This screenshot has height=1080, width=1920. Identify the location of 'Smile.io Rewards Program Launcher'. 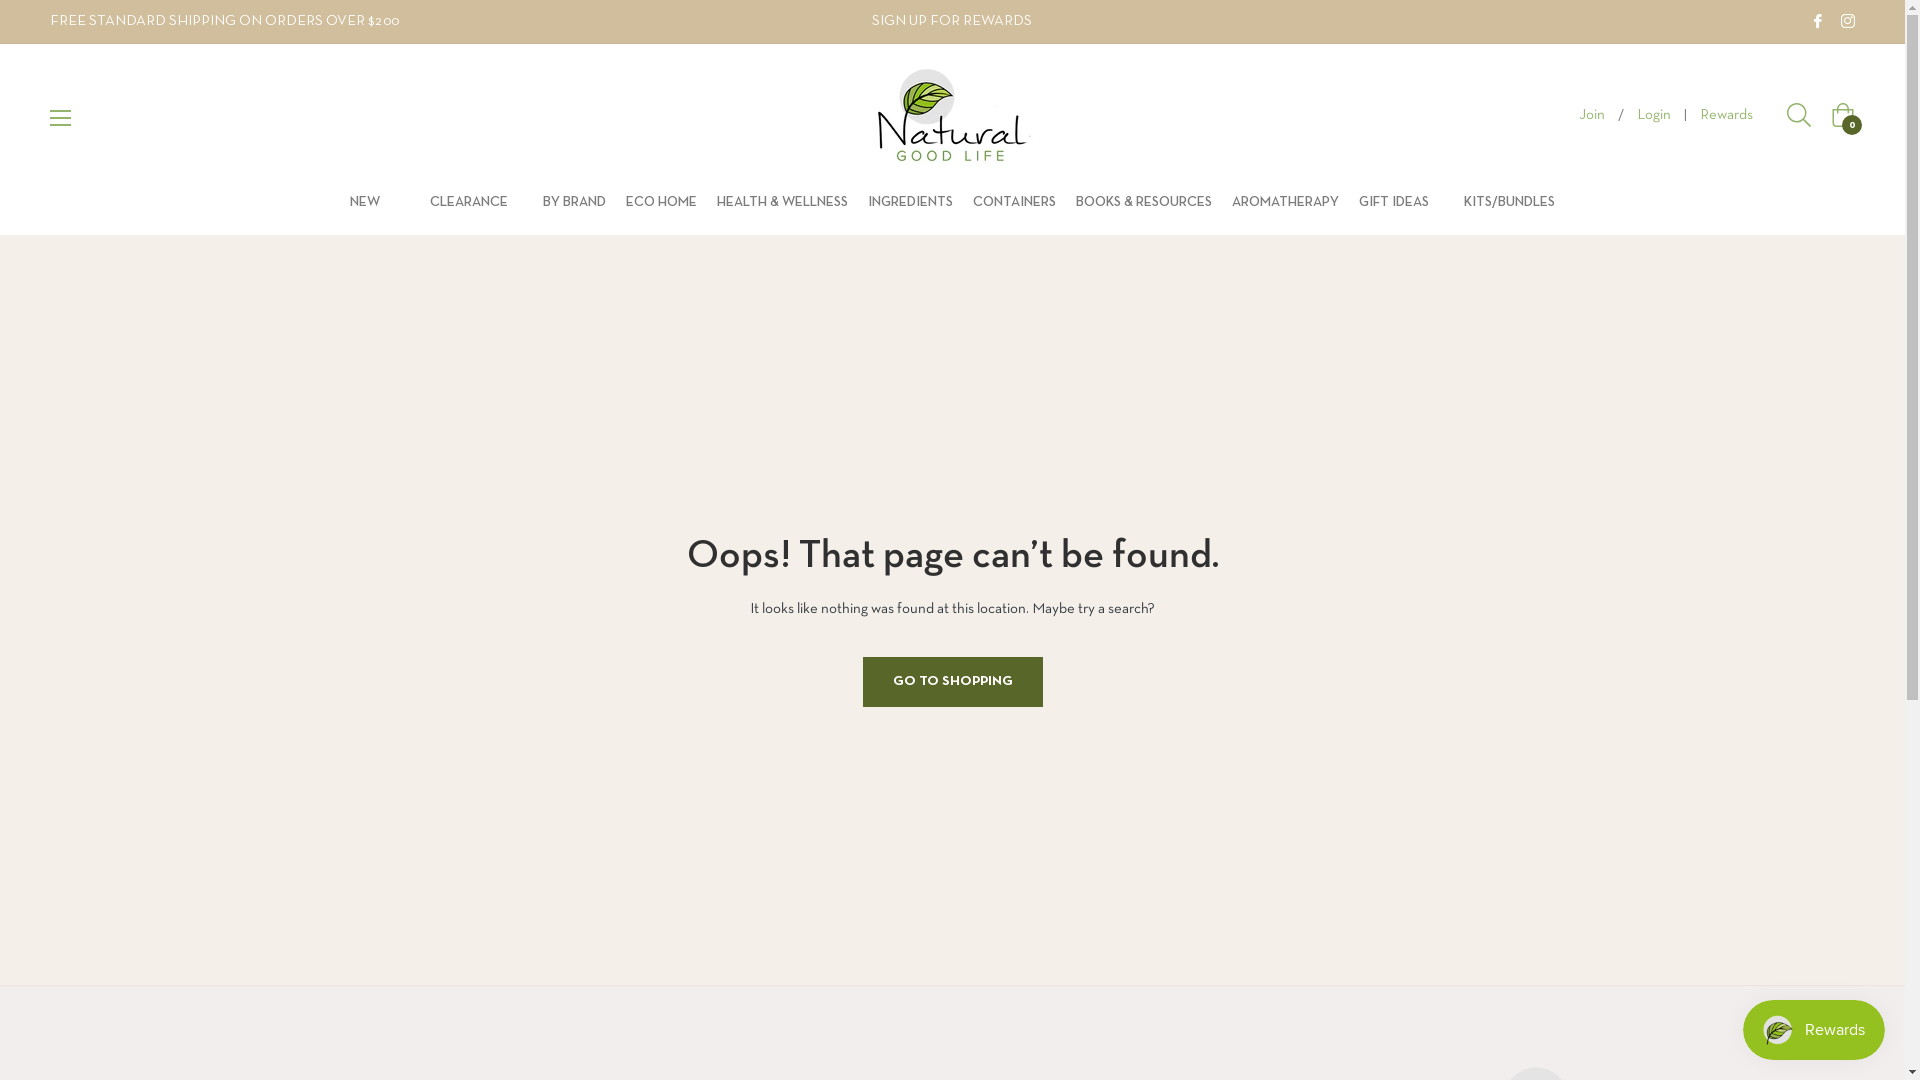
(1814, 1029).